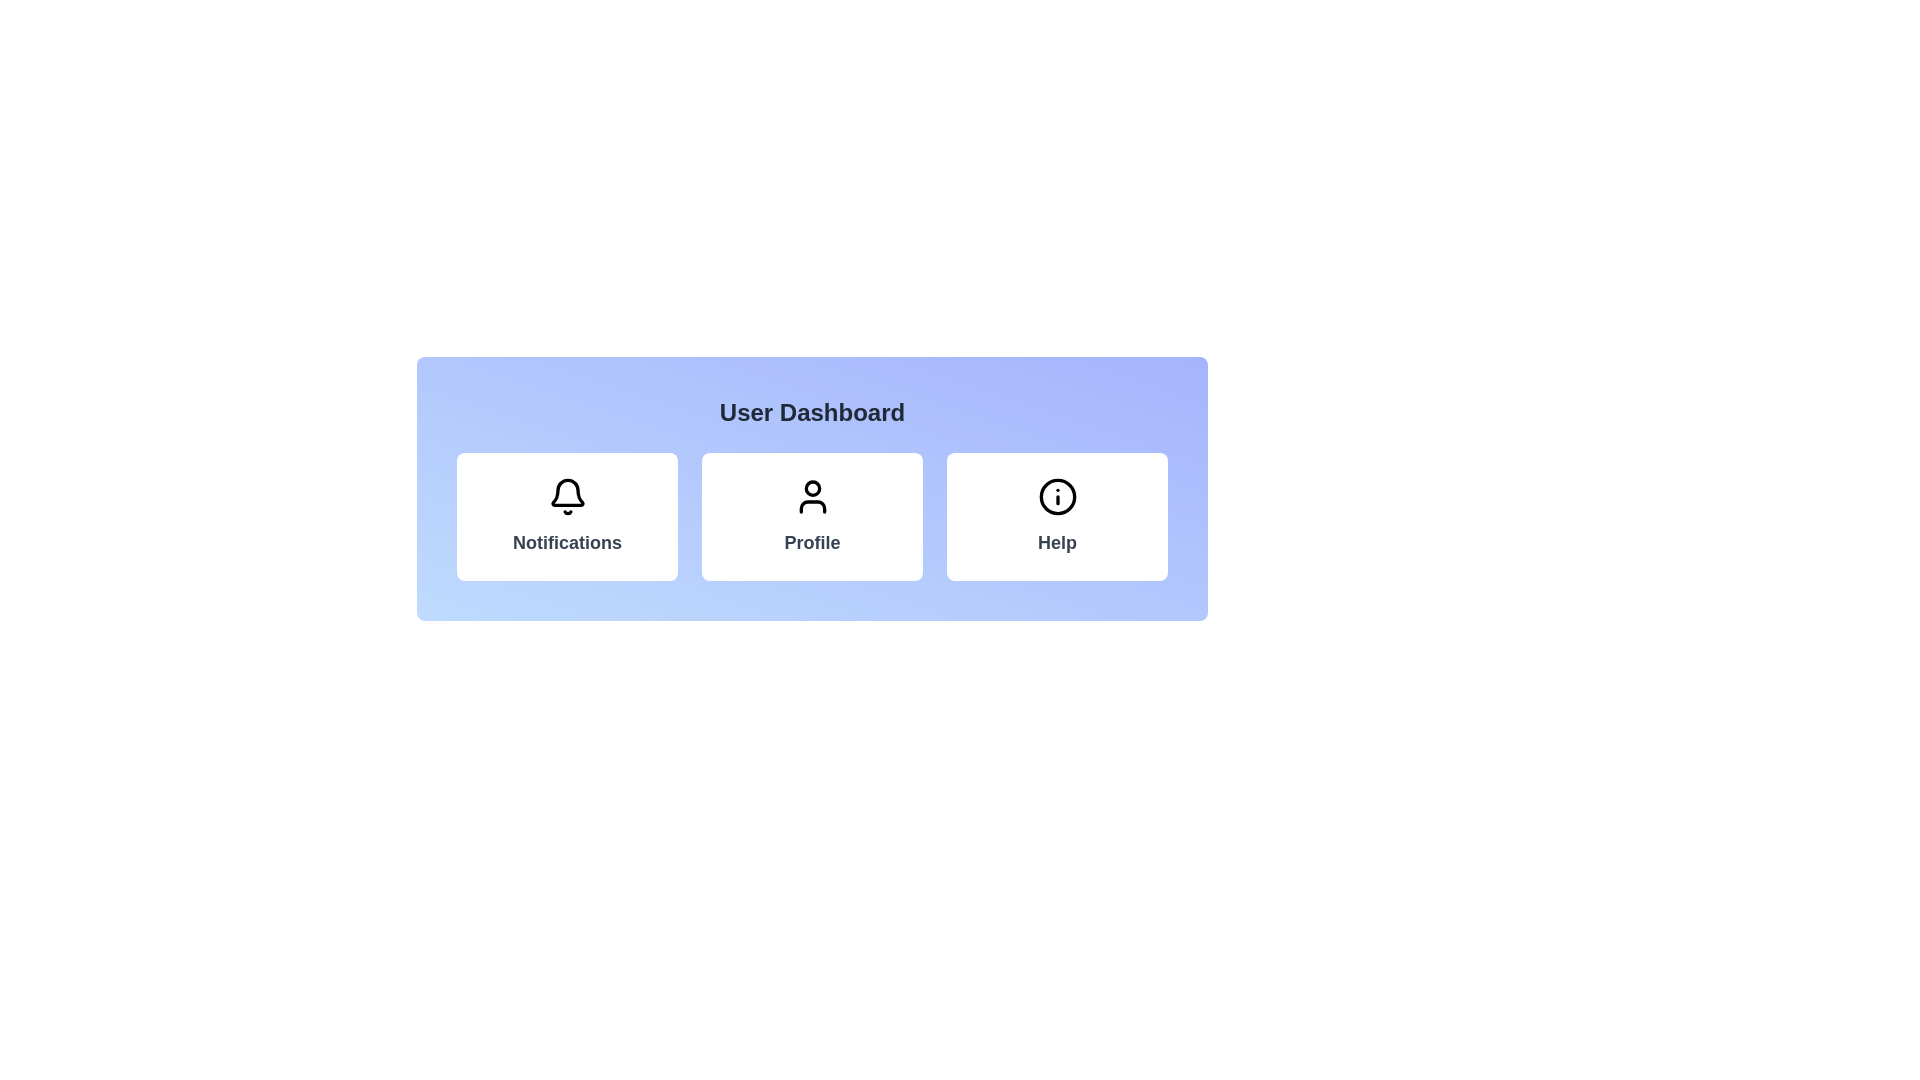 This screenshot has width=1920, height=1080. Describe the element at coordinates (1056, 496) in the screenshot. I see `the circular information icon labeled in the 'Help' box on the dashboard` at that location.